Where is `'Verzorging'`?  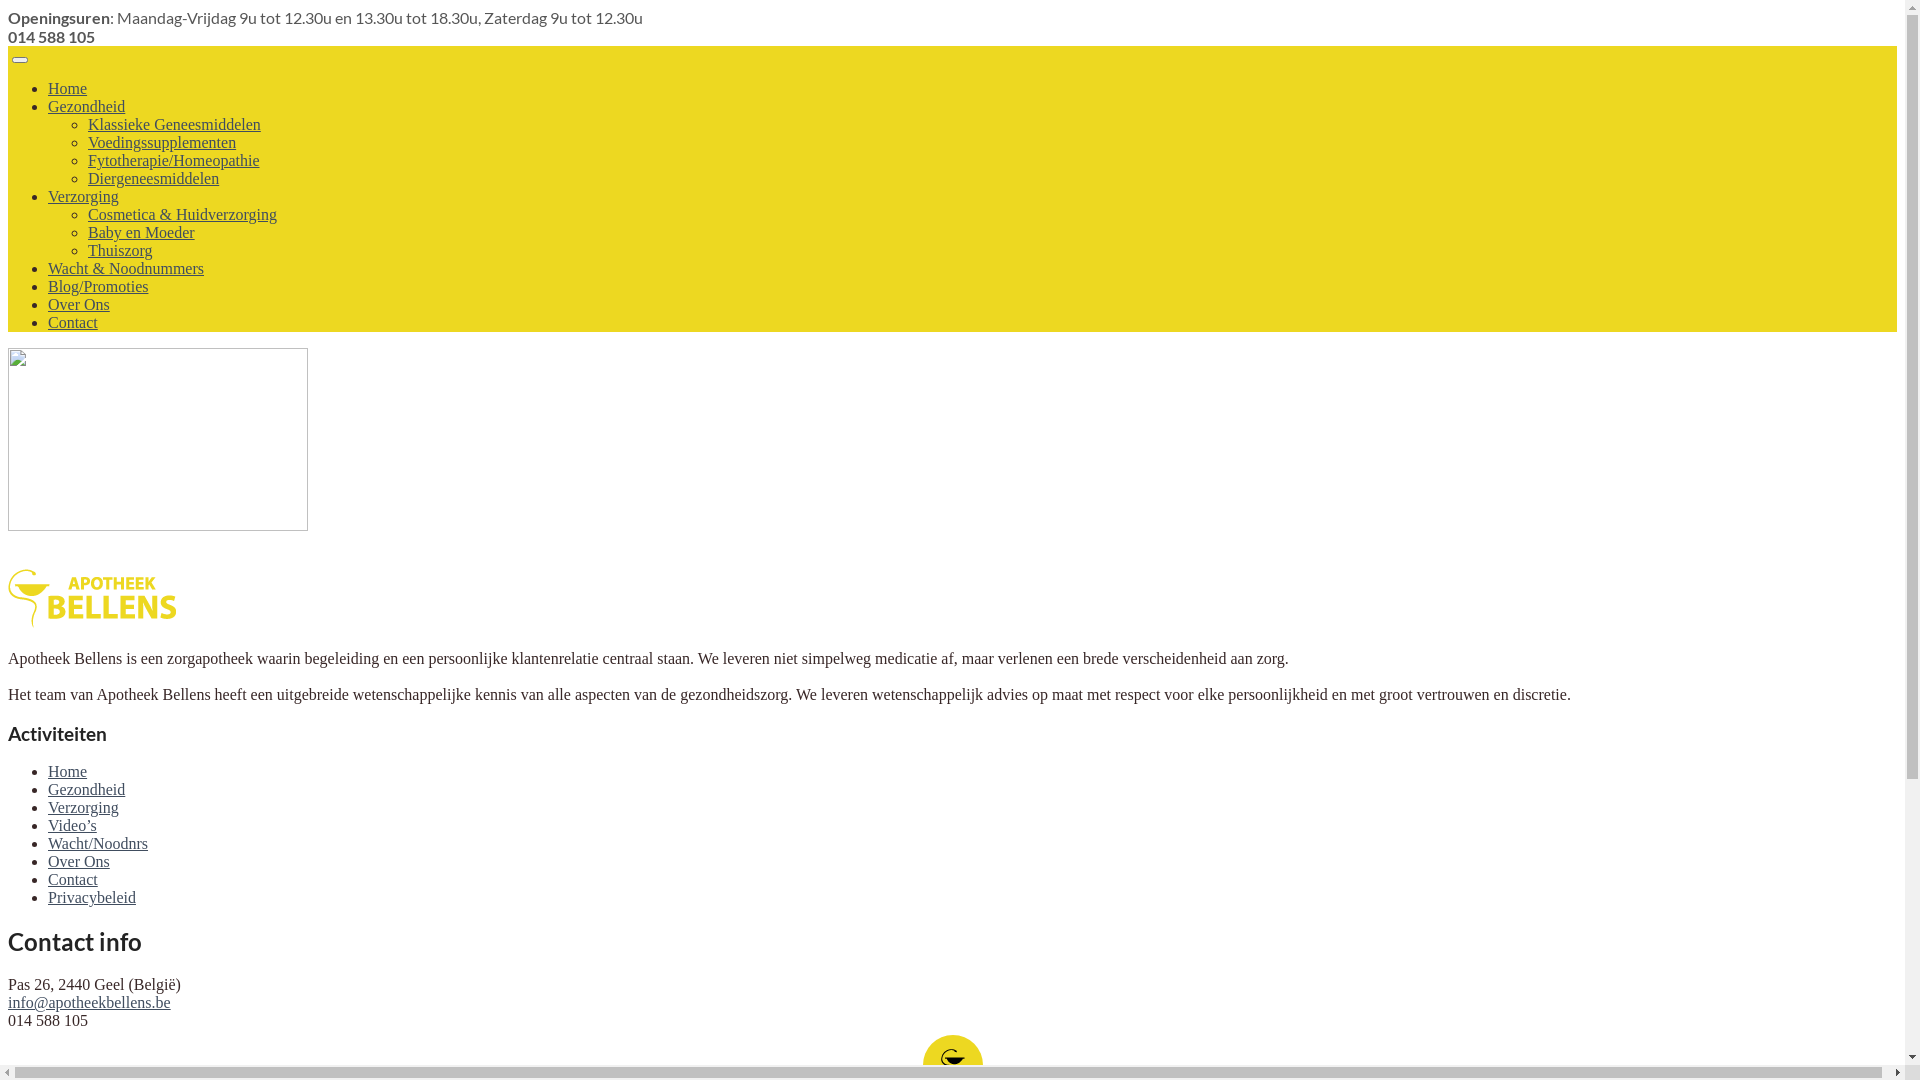 'Verzorging' is located at coordinates (82, 196).